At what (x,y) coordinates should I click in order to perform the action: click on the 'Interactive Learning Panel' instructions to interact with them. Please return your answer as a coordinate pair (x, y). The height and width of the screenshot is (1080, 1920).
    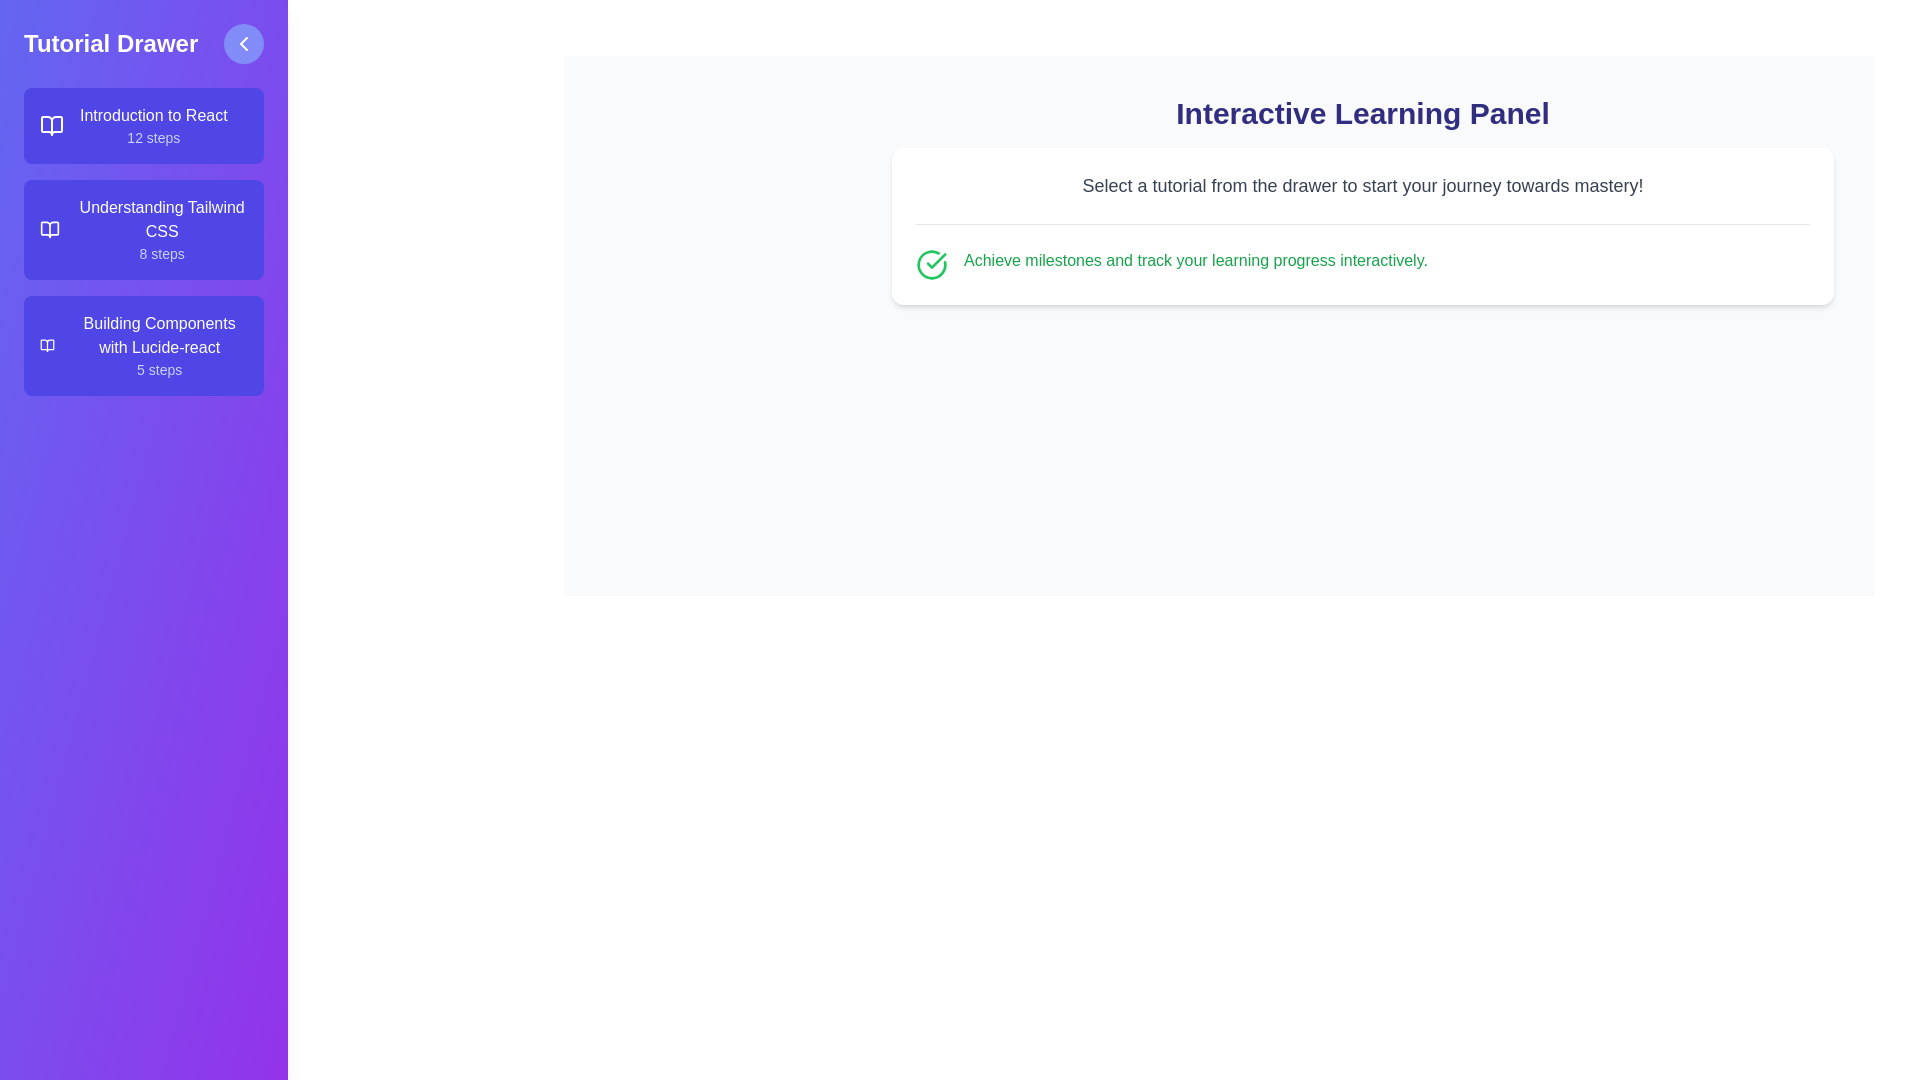
    Looking at the image, I should click on (1362, 185).